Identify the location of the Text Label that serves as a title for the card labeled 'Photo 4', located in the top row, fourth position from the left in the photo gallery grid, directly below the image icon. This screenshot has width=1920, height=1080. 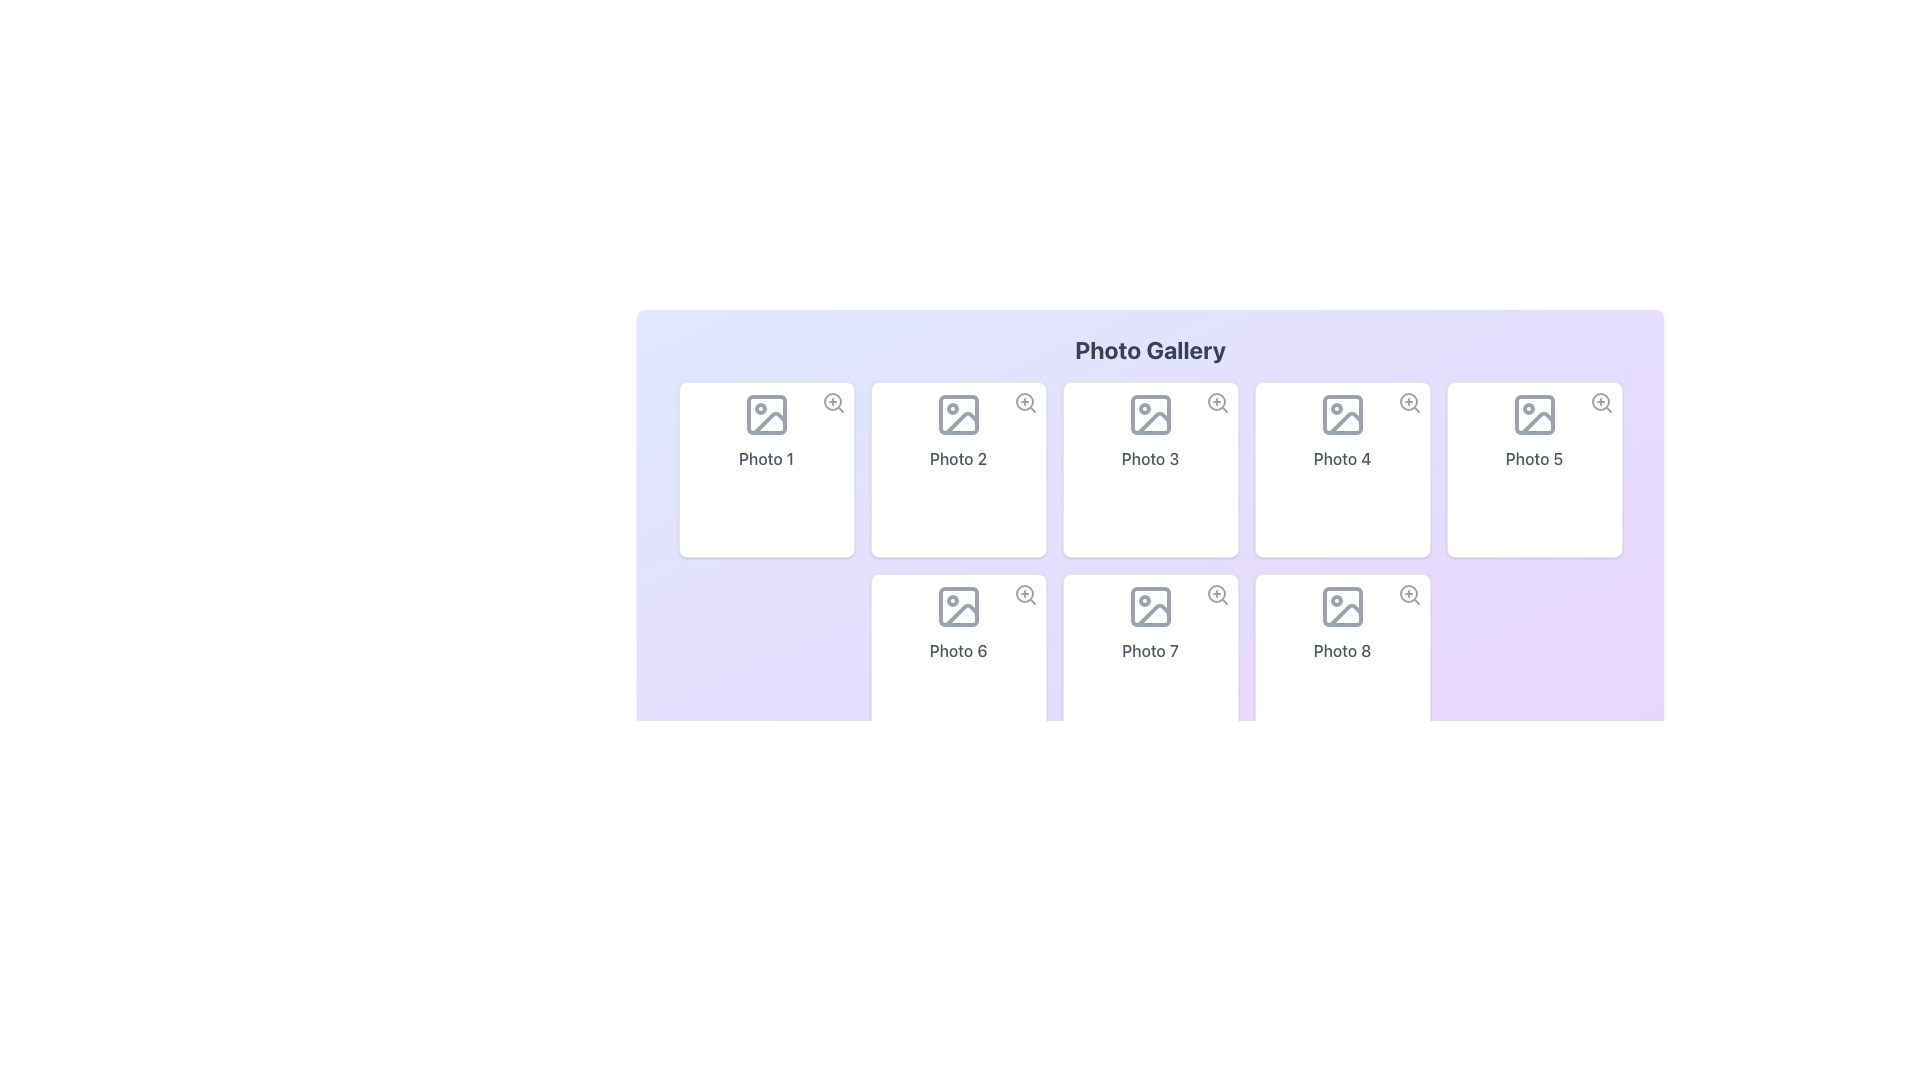
(1342, 459).